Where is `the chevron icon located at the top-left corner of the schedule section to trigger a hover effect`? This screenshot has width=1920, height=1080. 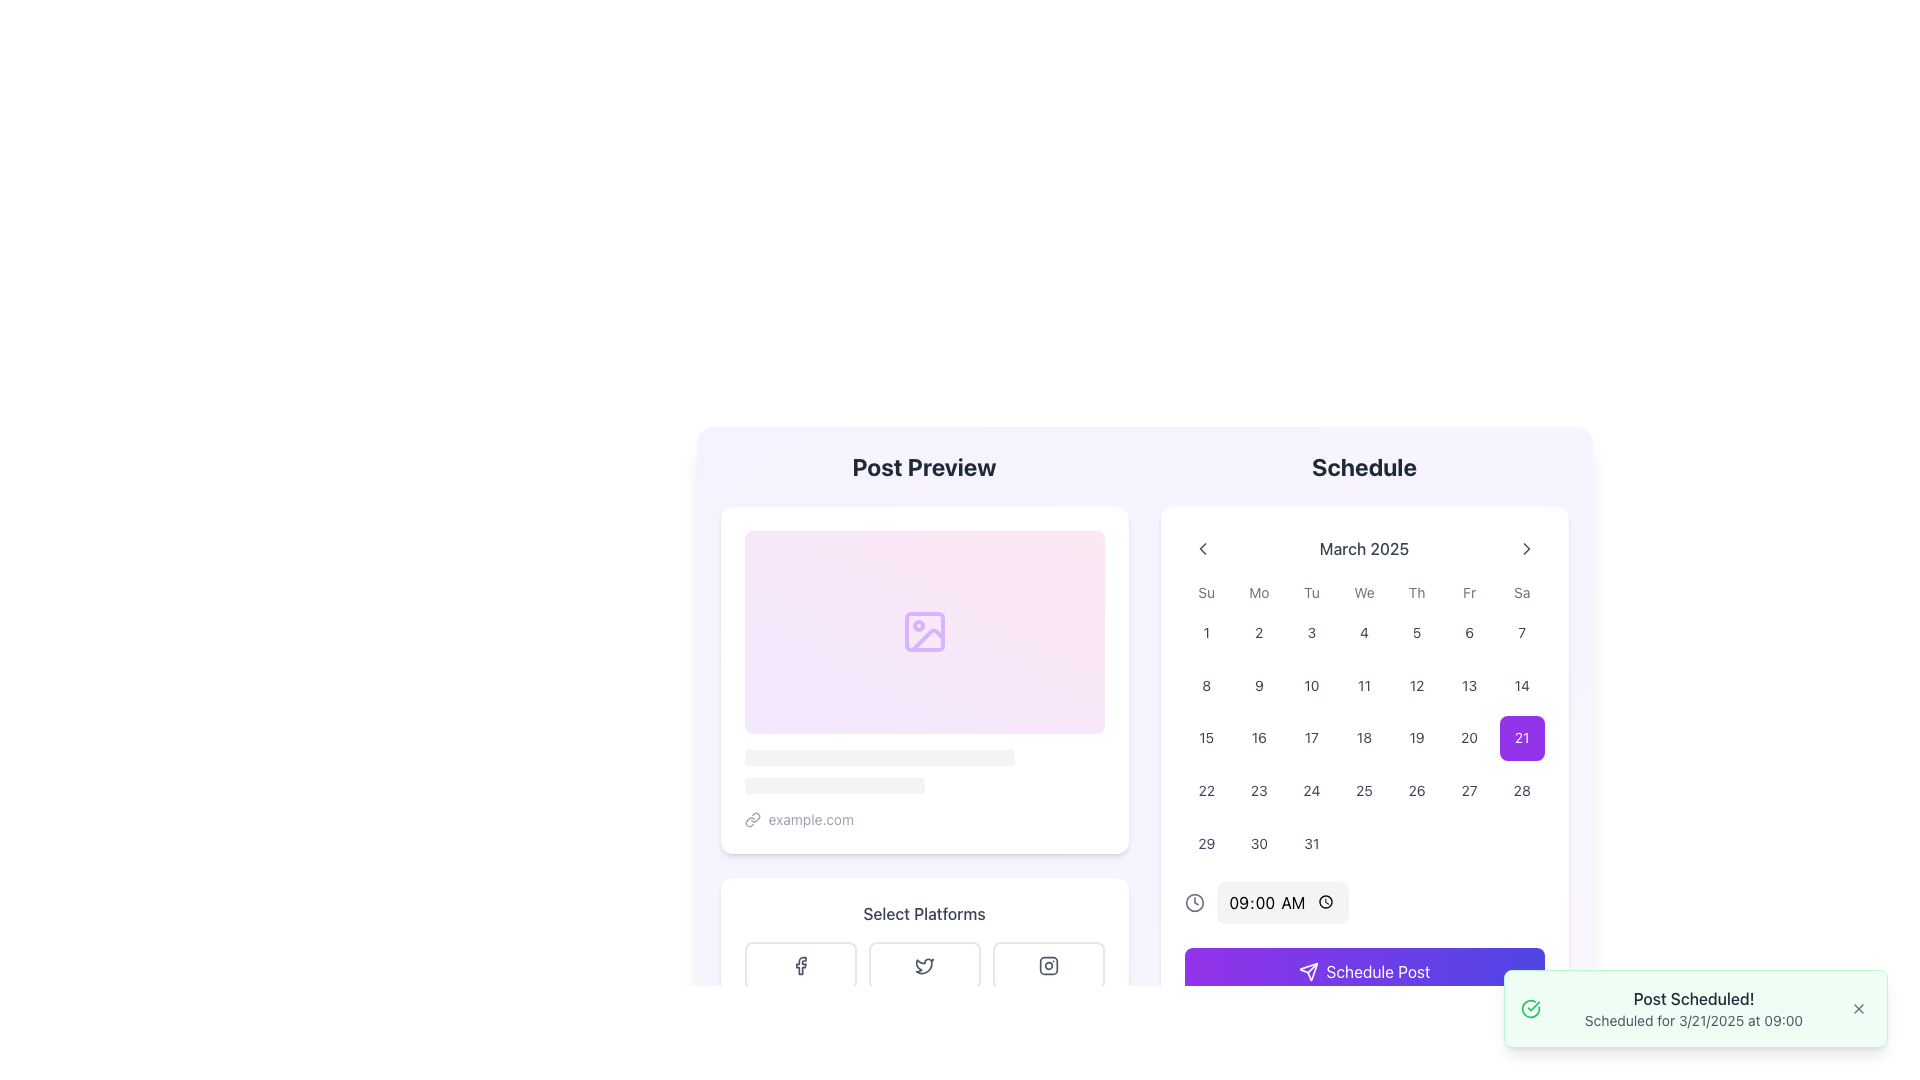 the chevron icon located at the top-left corner of the schedule section to trigger a hover effect is located at coordinates (1201, 548).